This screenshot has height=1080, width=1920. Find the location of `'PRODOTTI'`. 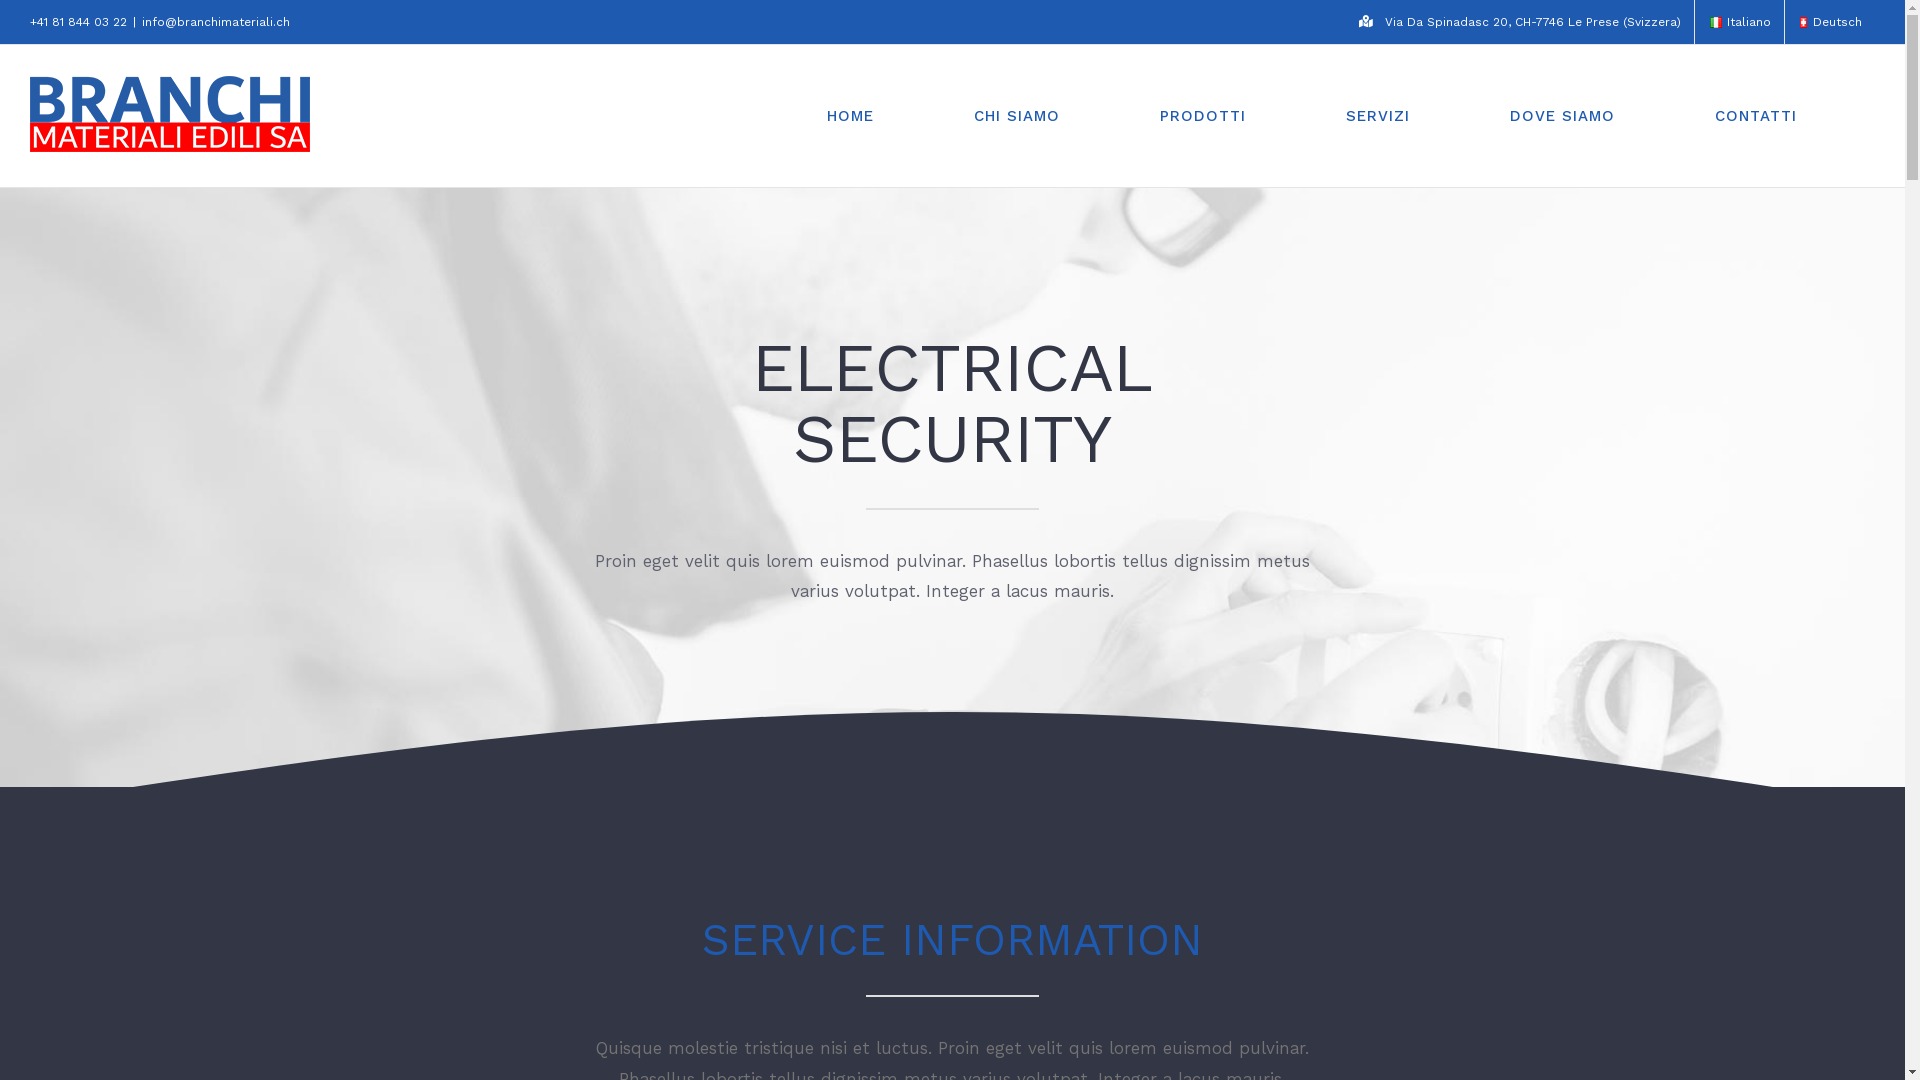

'PRODOTTI' is located at coordinates (1137, 115).